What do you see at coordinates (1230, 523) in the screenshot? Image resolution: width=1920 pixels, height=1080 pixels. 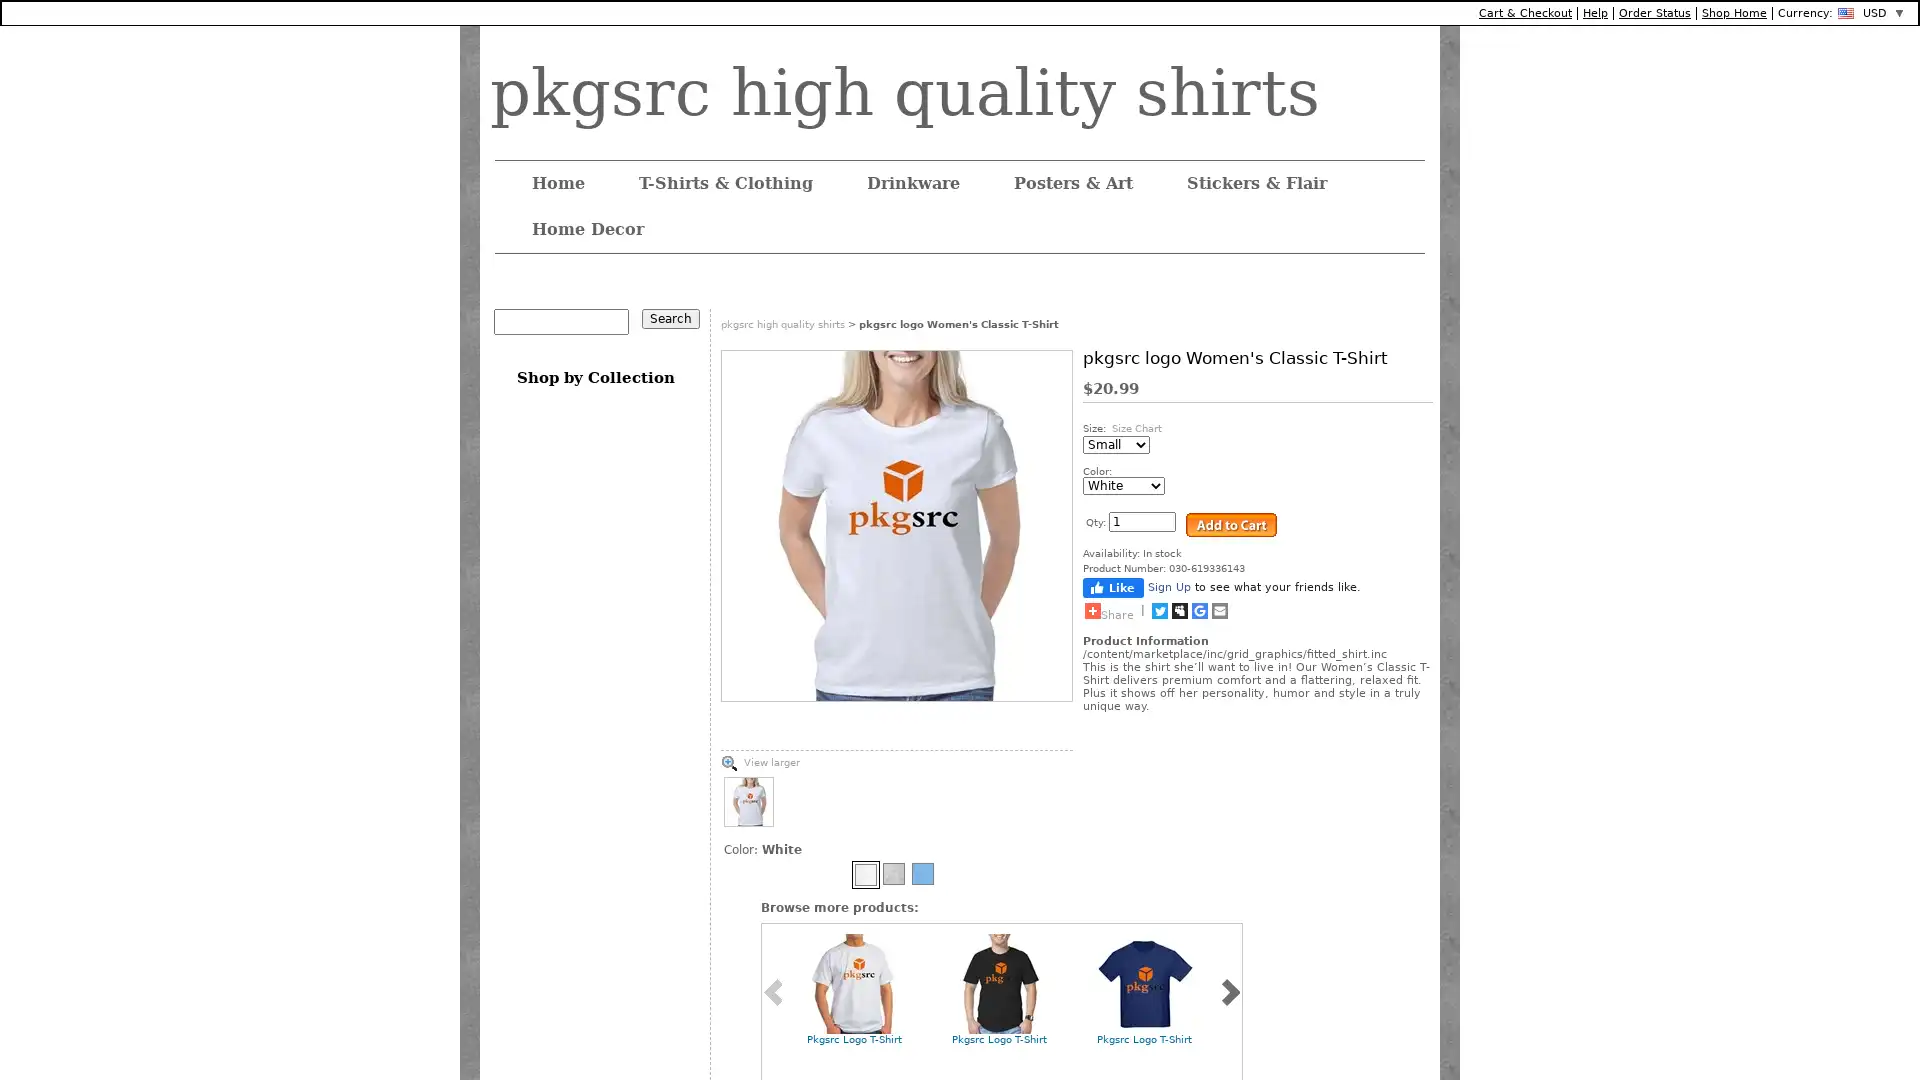 I see `Add to Cart` at bounding box center [1230, 523].